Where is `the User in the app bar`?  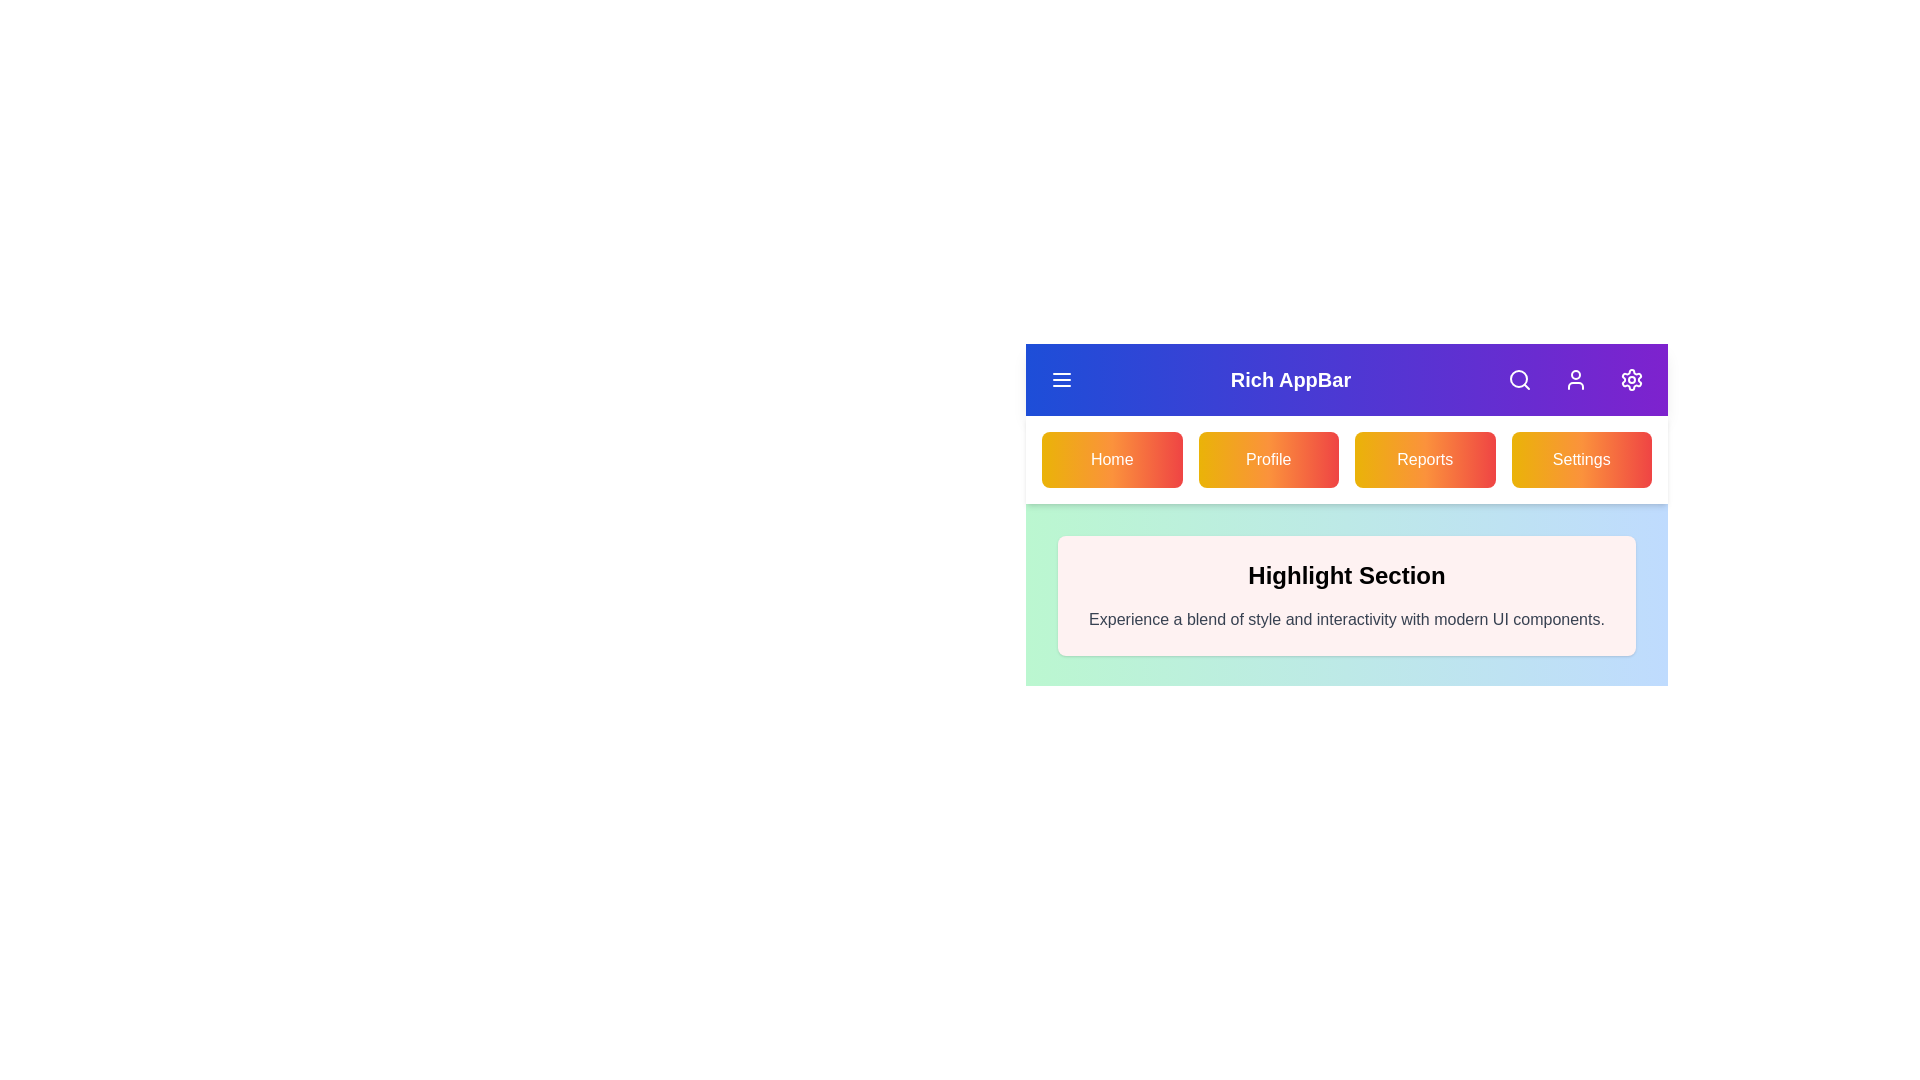
the User in the app bar is located at coordinates (1574, 380).